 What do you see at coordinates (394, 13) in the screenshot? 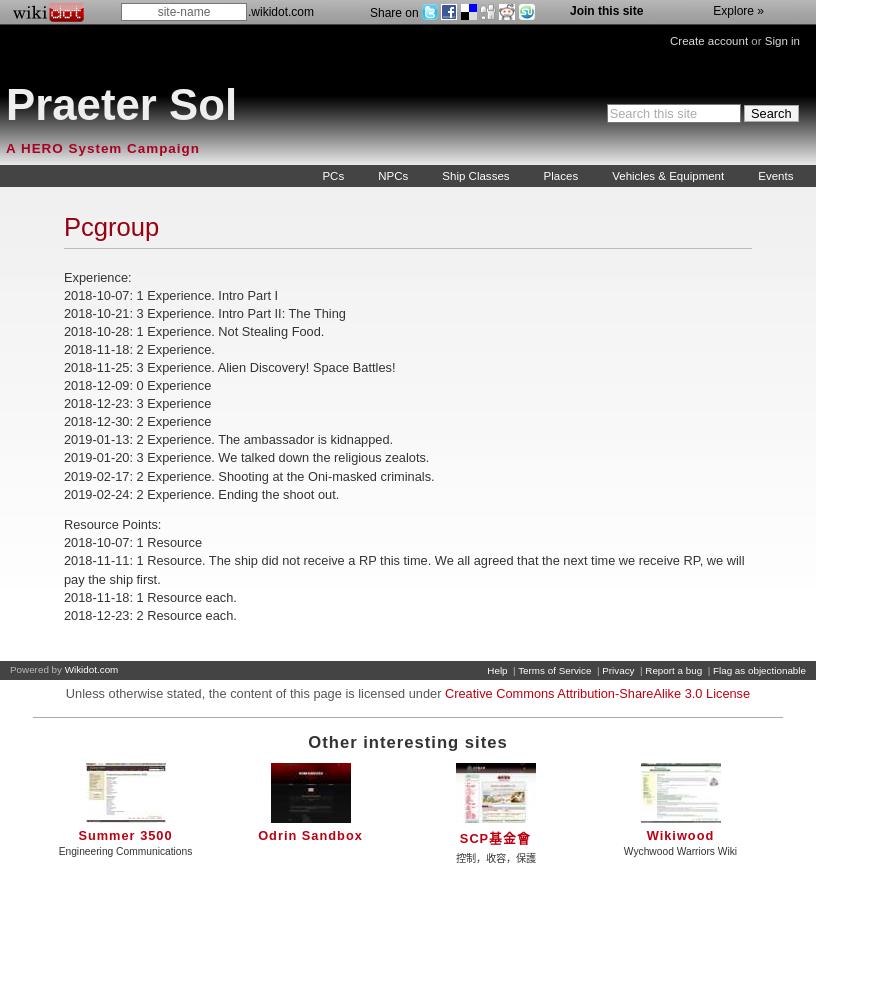
I see `'Share on'` at bounding box center [394, 13].